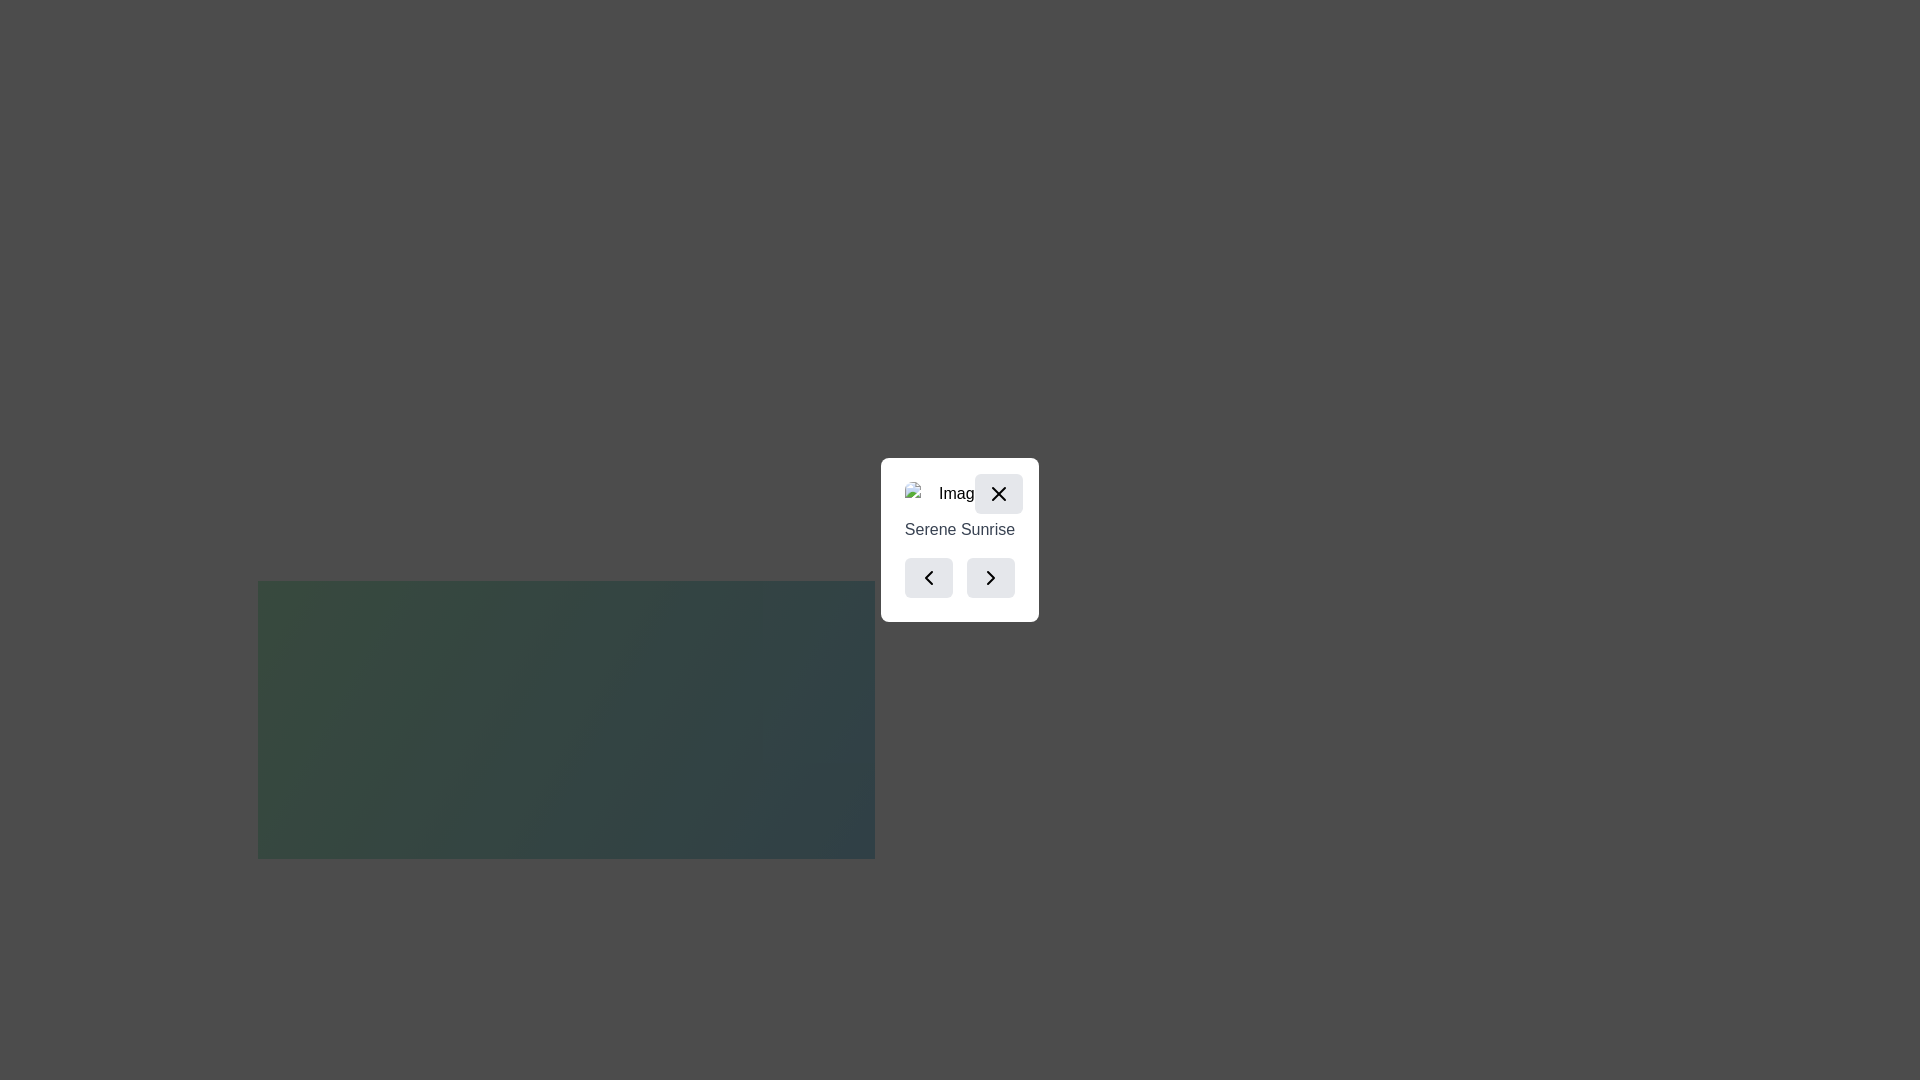 The image size is (1920, 1080). I want to click on the right arrow button of the Interactive navigation control located below the 'Serene Sunrise' title, so click(960, 578).